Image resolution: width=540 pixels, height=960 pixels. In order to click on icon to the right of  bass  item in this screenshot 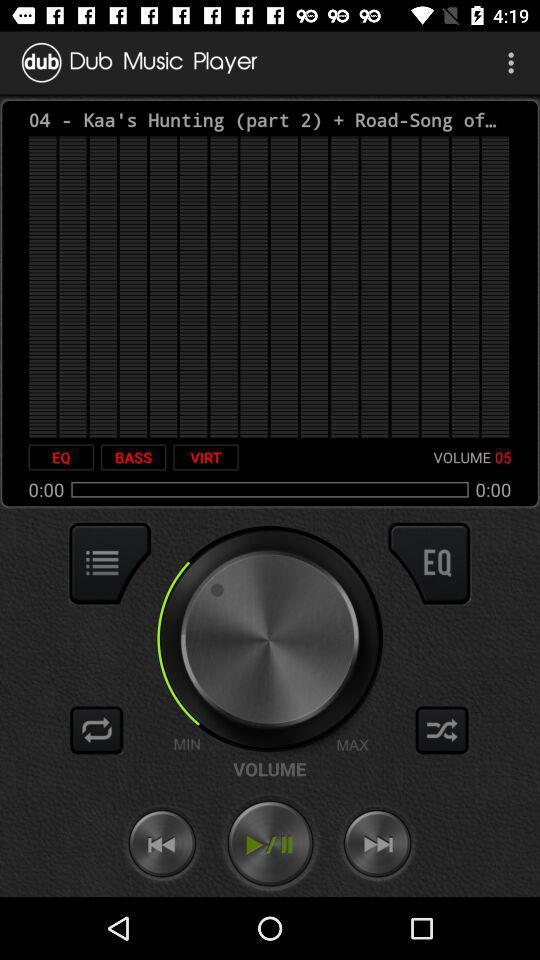, I will do `click(205, 457)`.